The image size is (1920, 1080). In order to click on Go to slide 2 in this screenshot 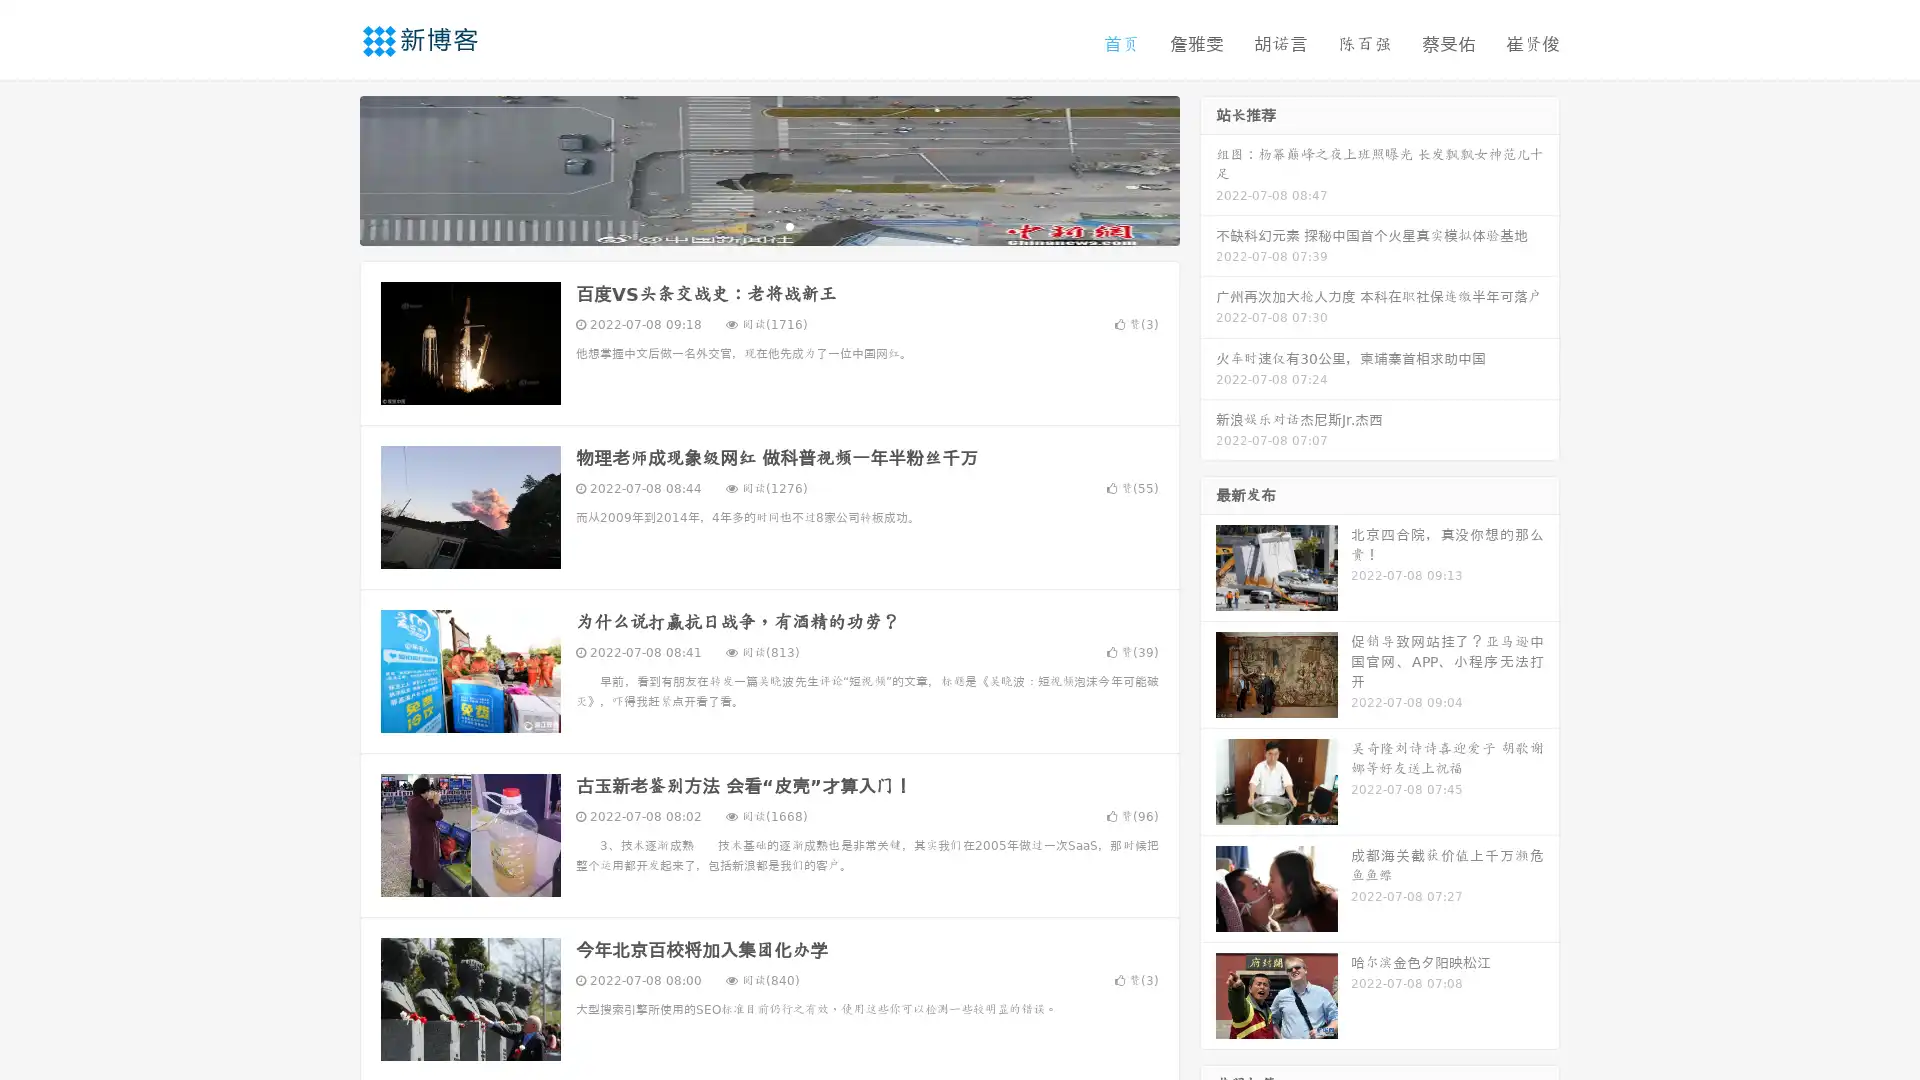, I will do `click(768, 225)`.